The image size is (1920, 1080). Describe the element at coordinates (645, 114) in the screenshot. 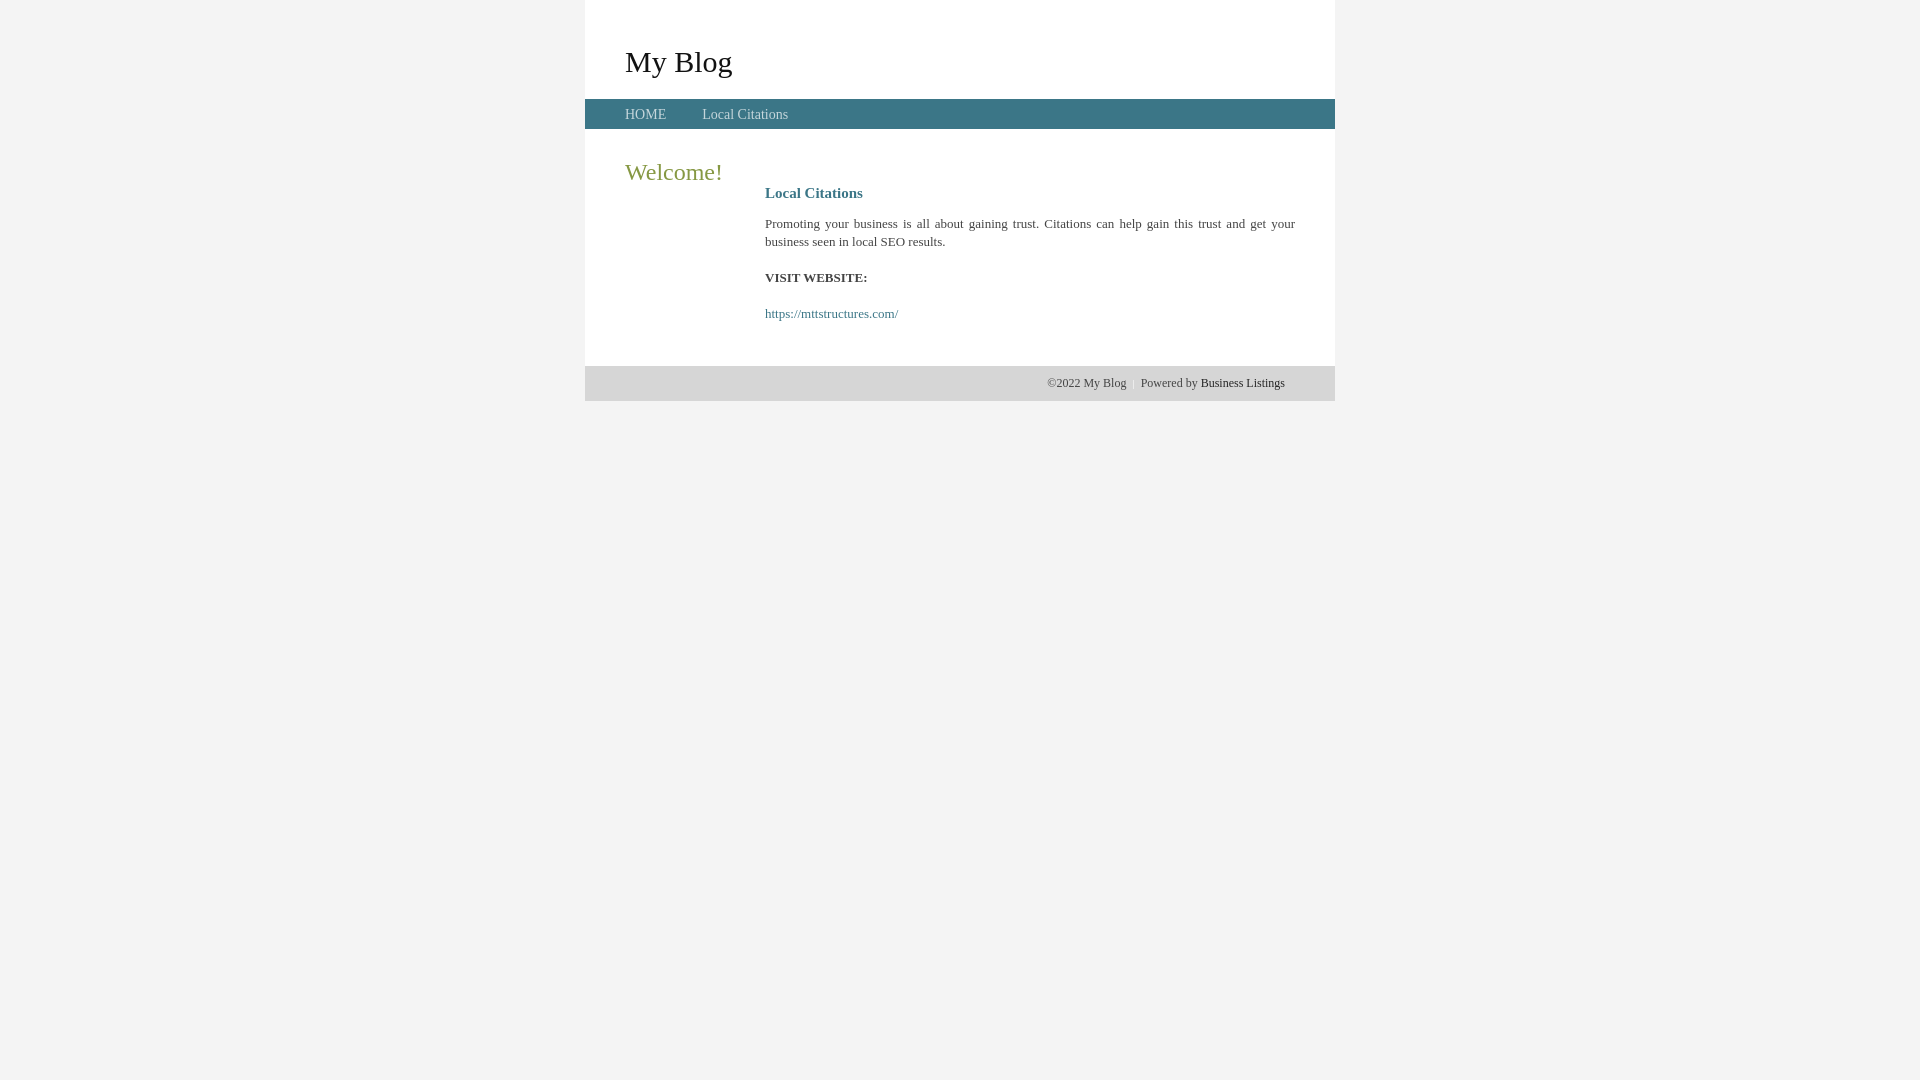

I see `'HOME'` at that location.